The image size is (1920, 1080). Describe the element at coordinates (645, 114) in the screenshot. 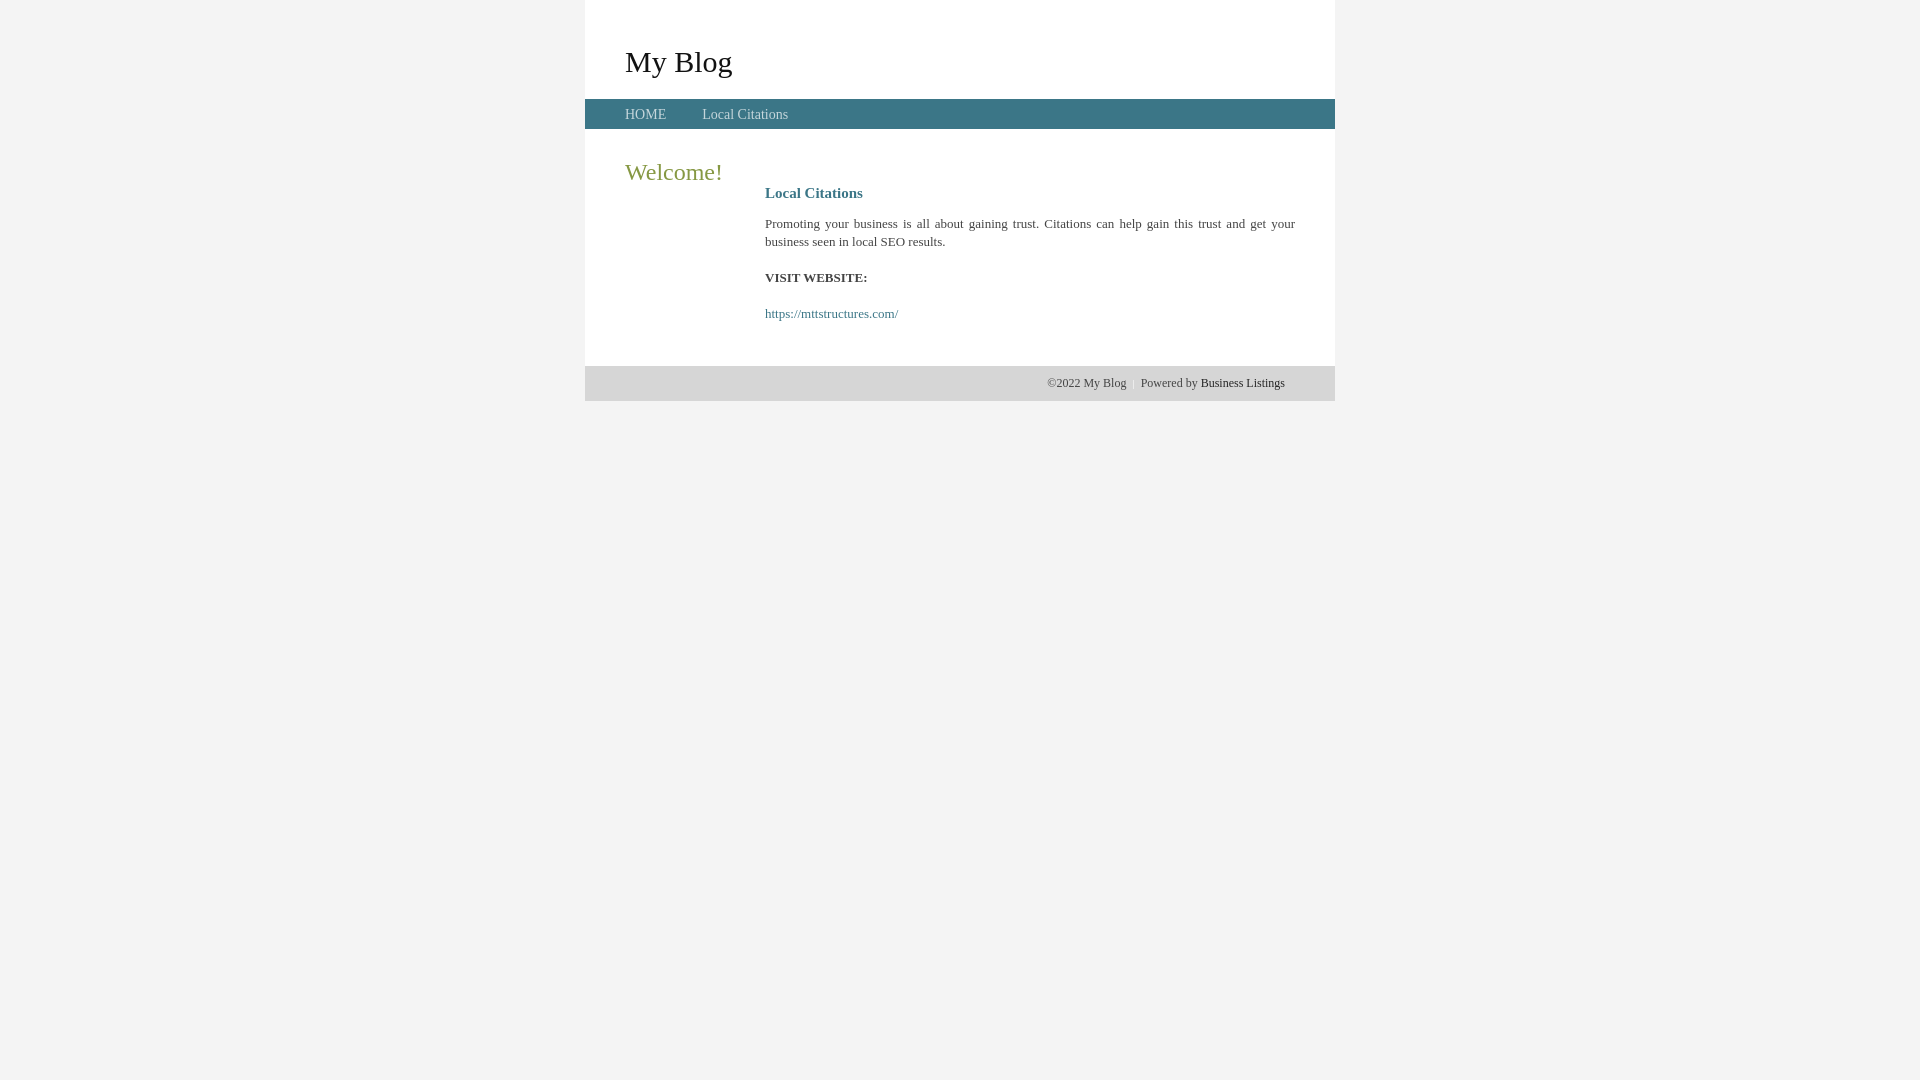

I see `'HOME'` at that location.